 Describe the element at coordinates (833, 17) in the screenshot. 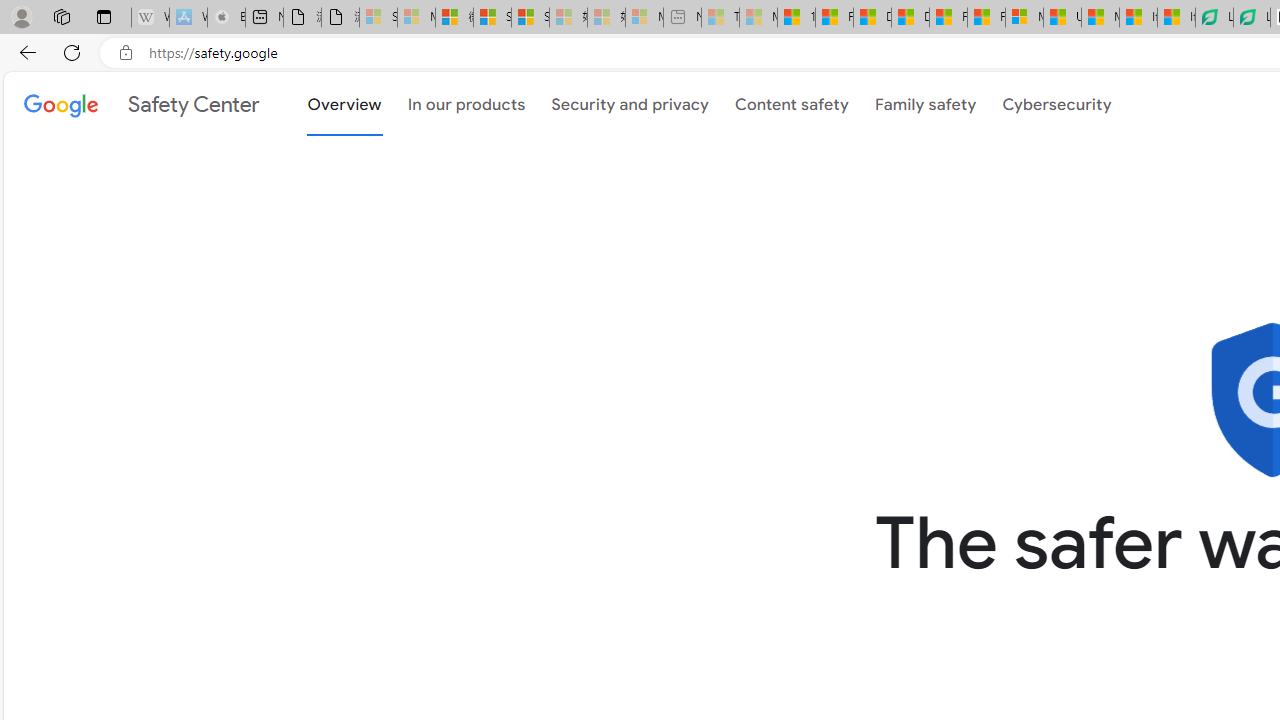

I see `'Food and Drink - MSN'` at that location.